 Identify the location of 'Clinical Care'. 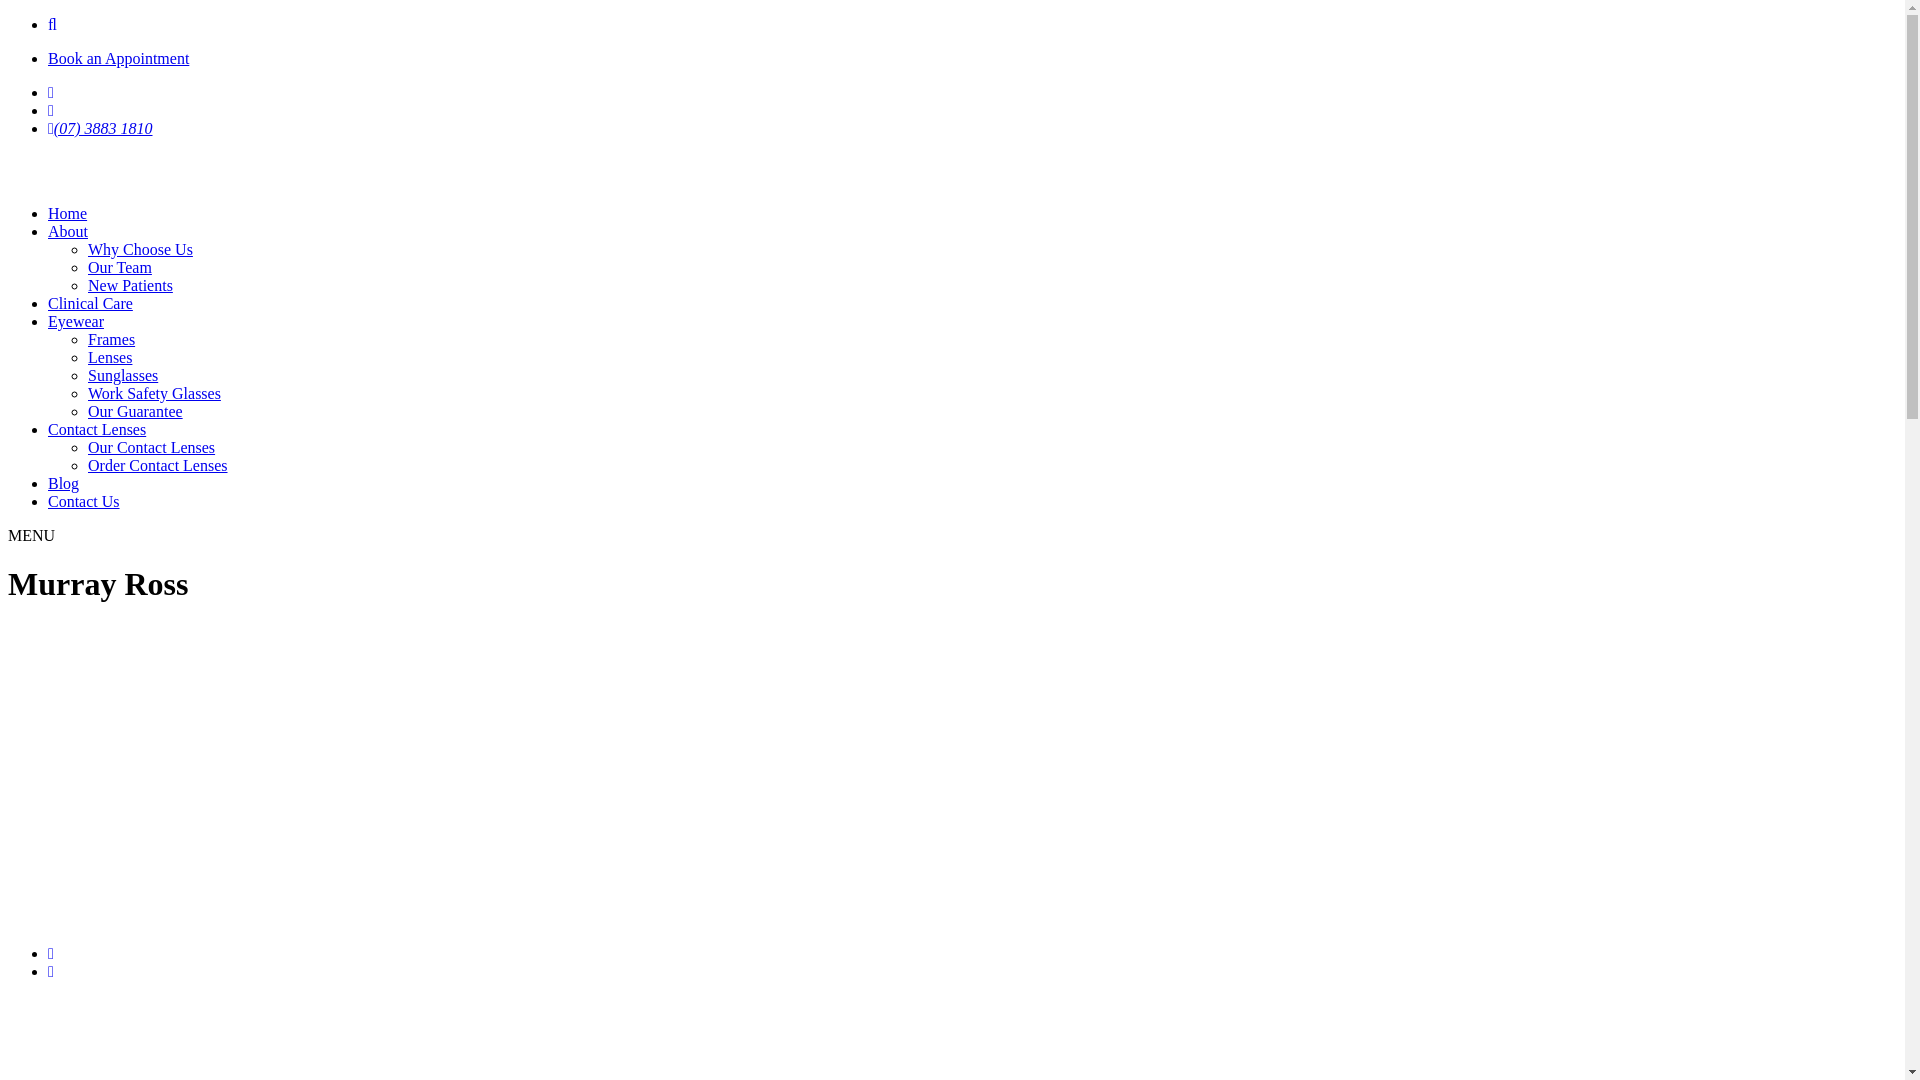
(89, 303).